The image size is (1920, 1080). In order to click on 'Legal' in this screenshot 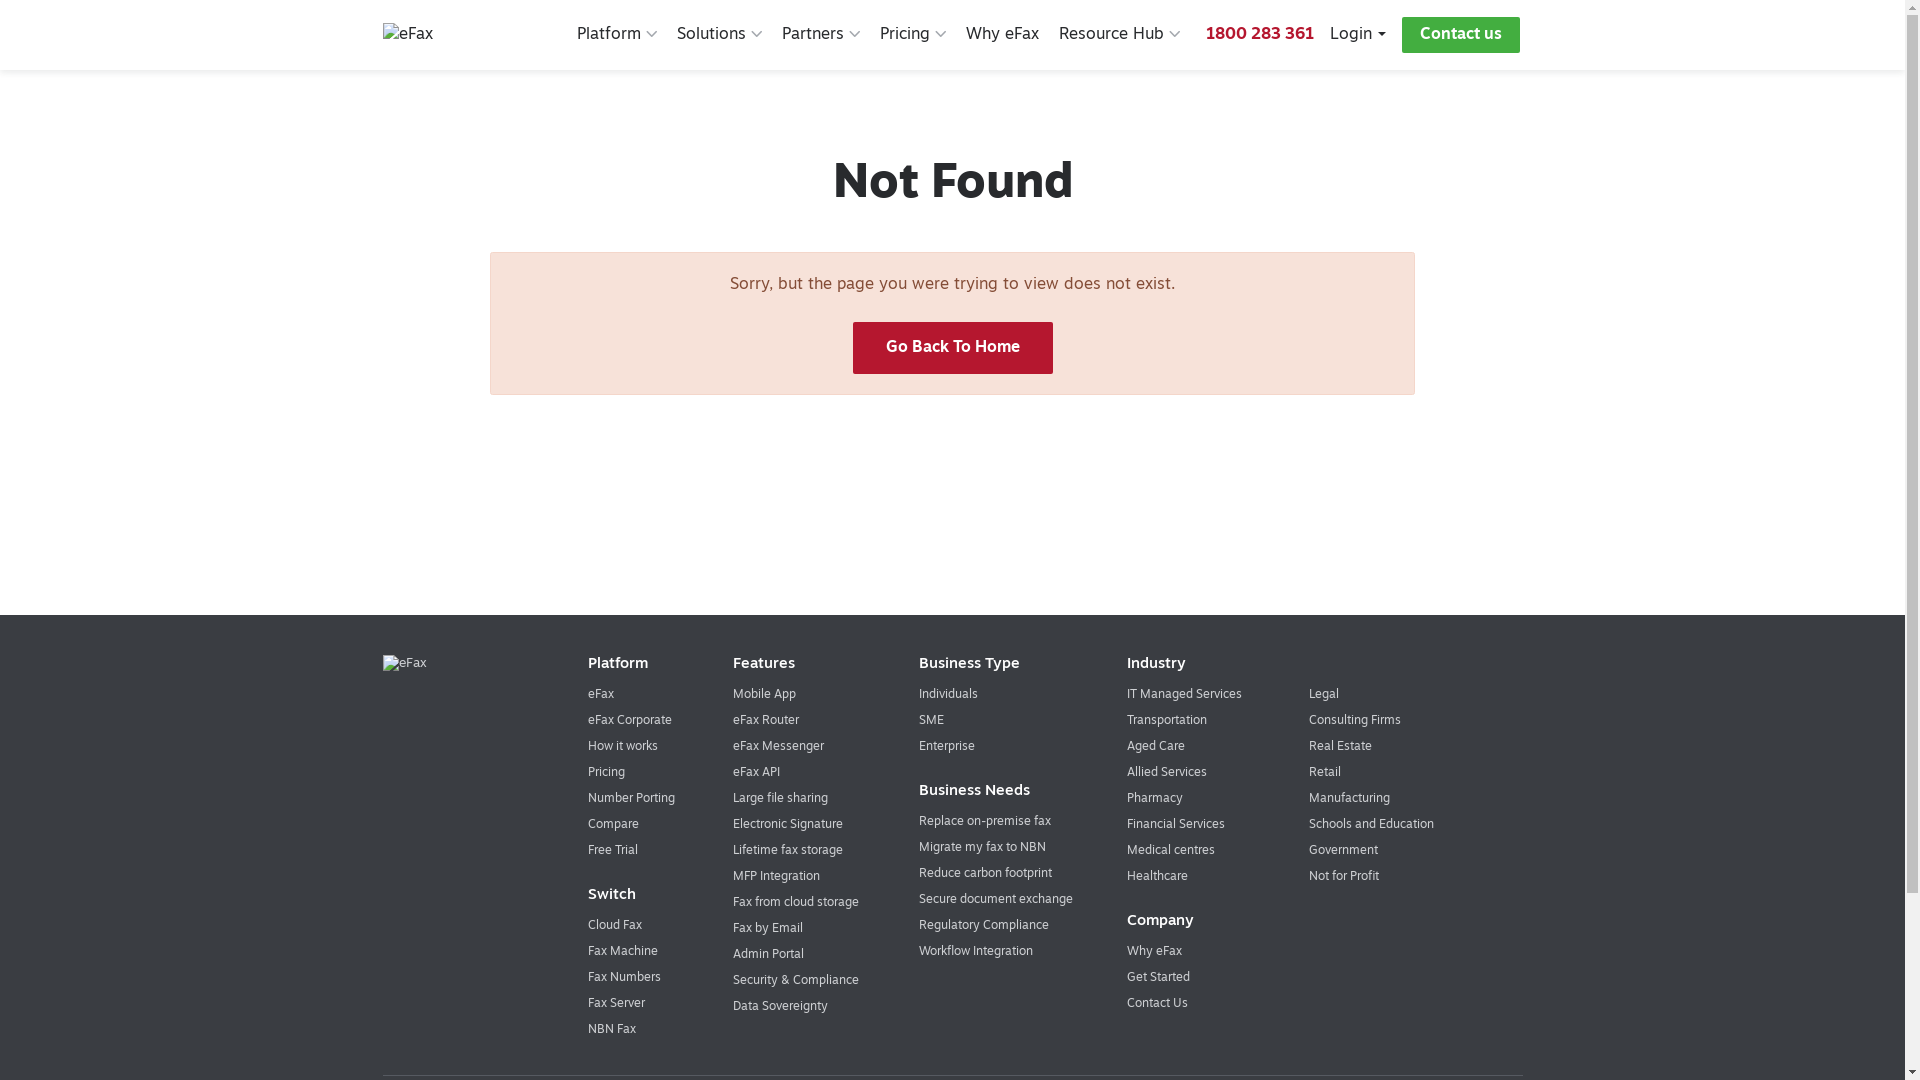, I will do `click(1324, 693)`.